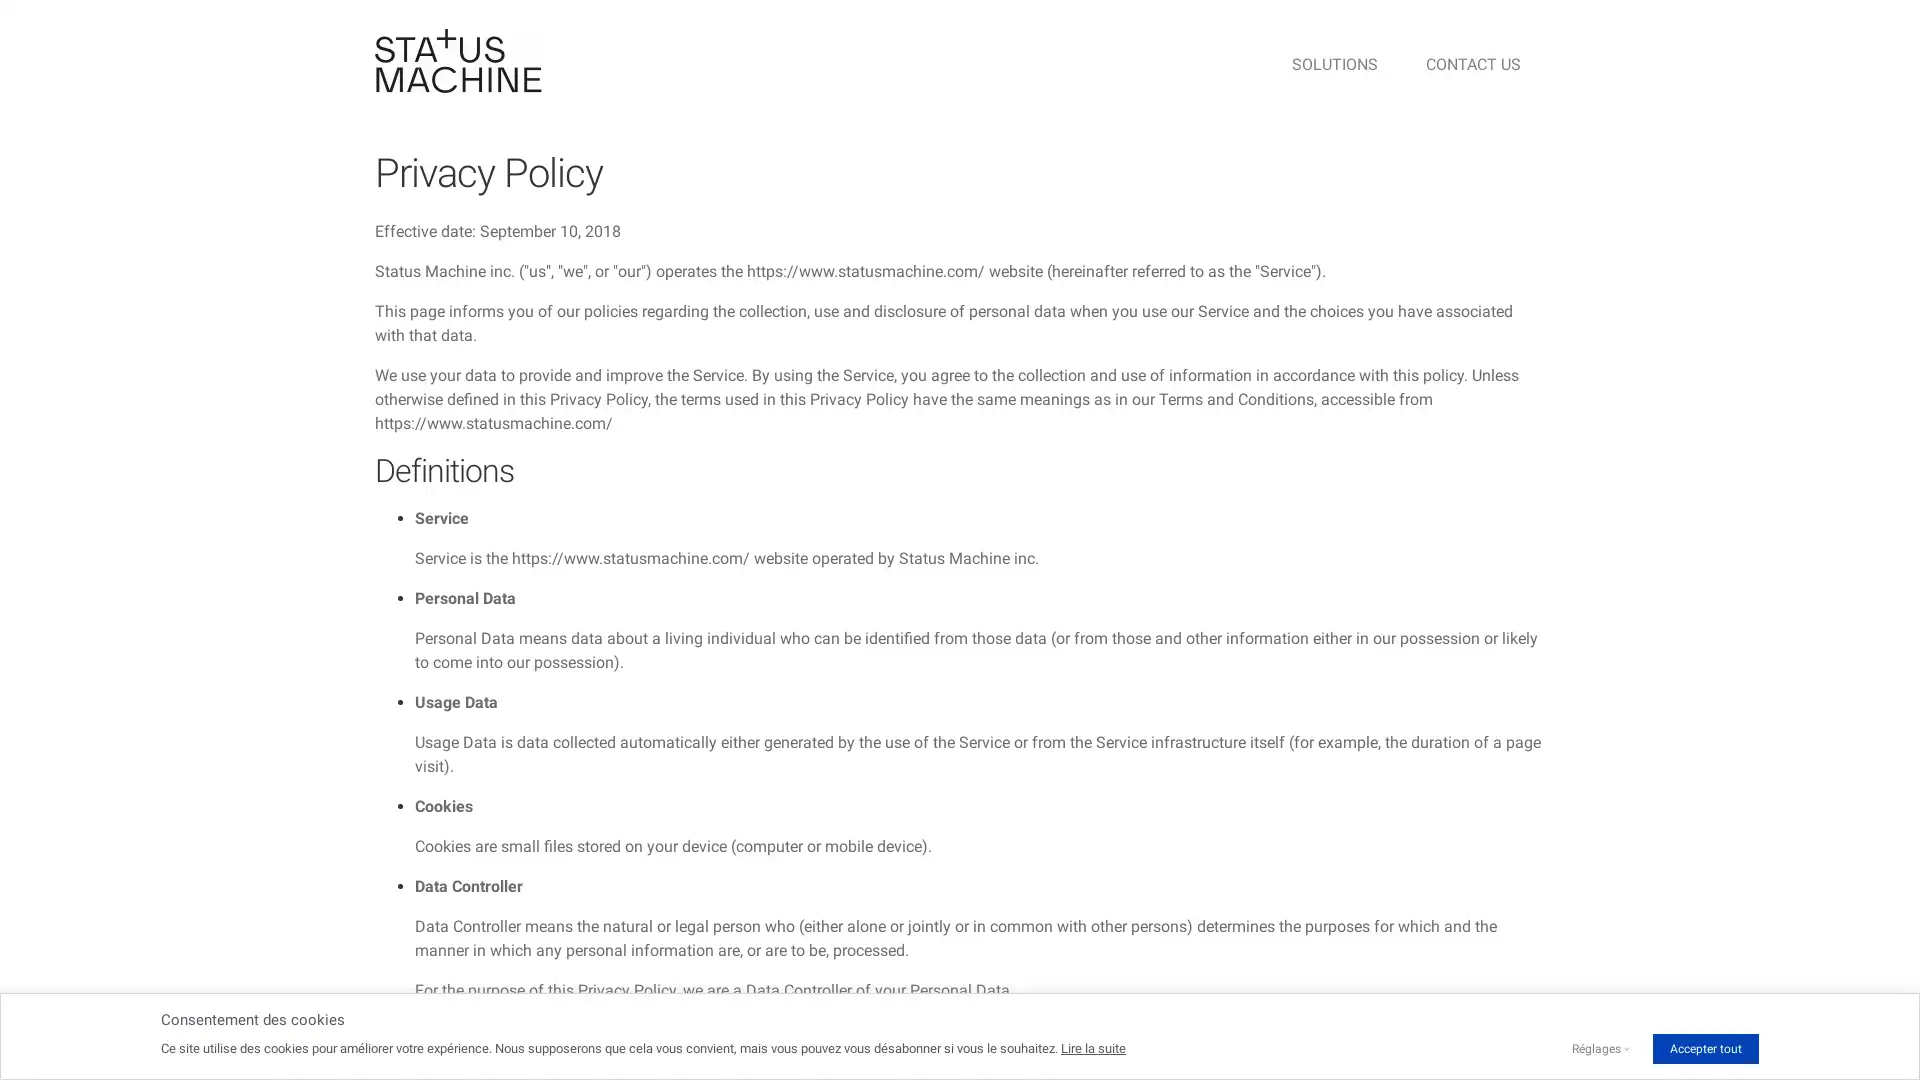  I want to click on Accepter tout, so click(1704, 1048).